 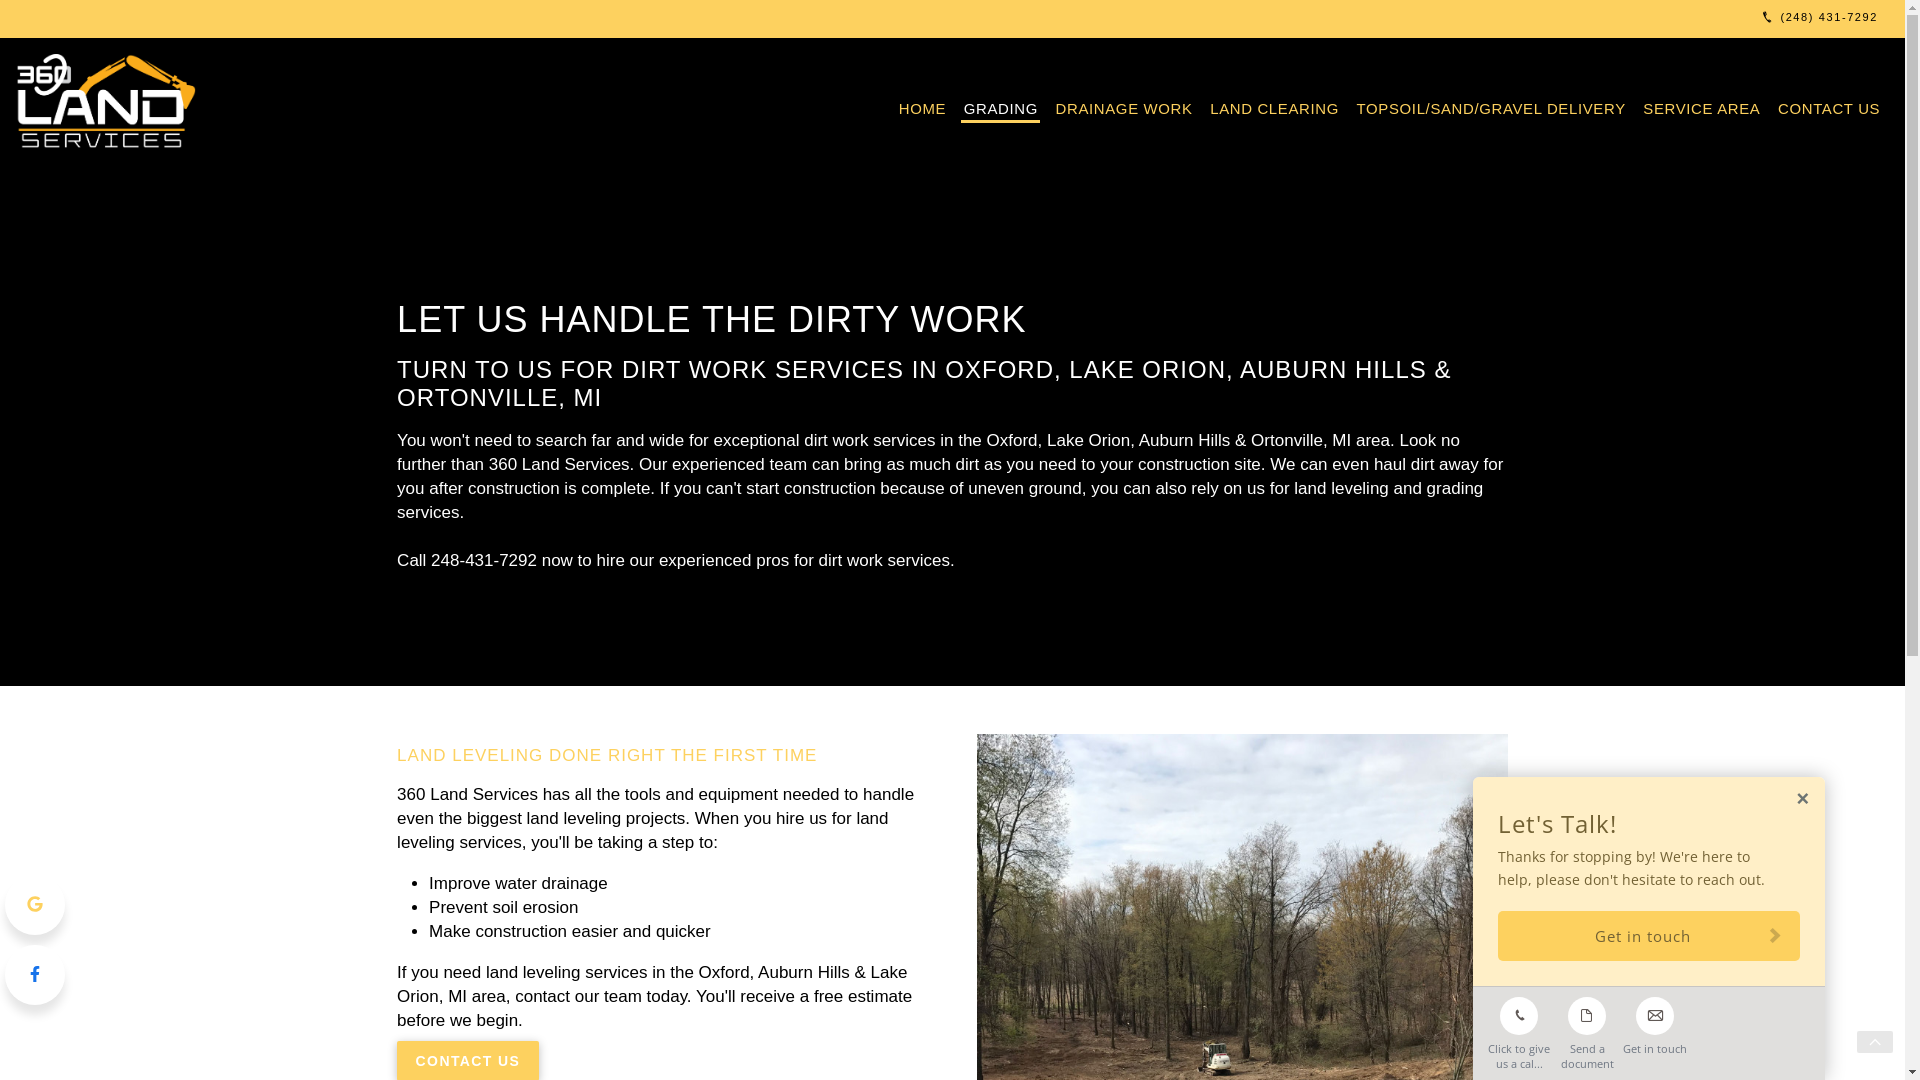 What do you see at coordinates (920, 104) in the screenshot?
I see `'HOME'` at bounding box center [920, 104].